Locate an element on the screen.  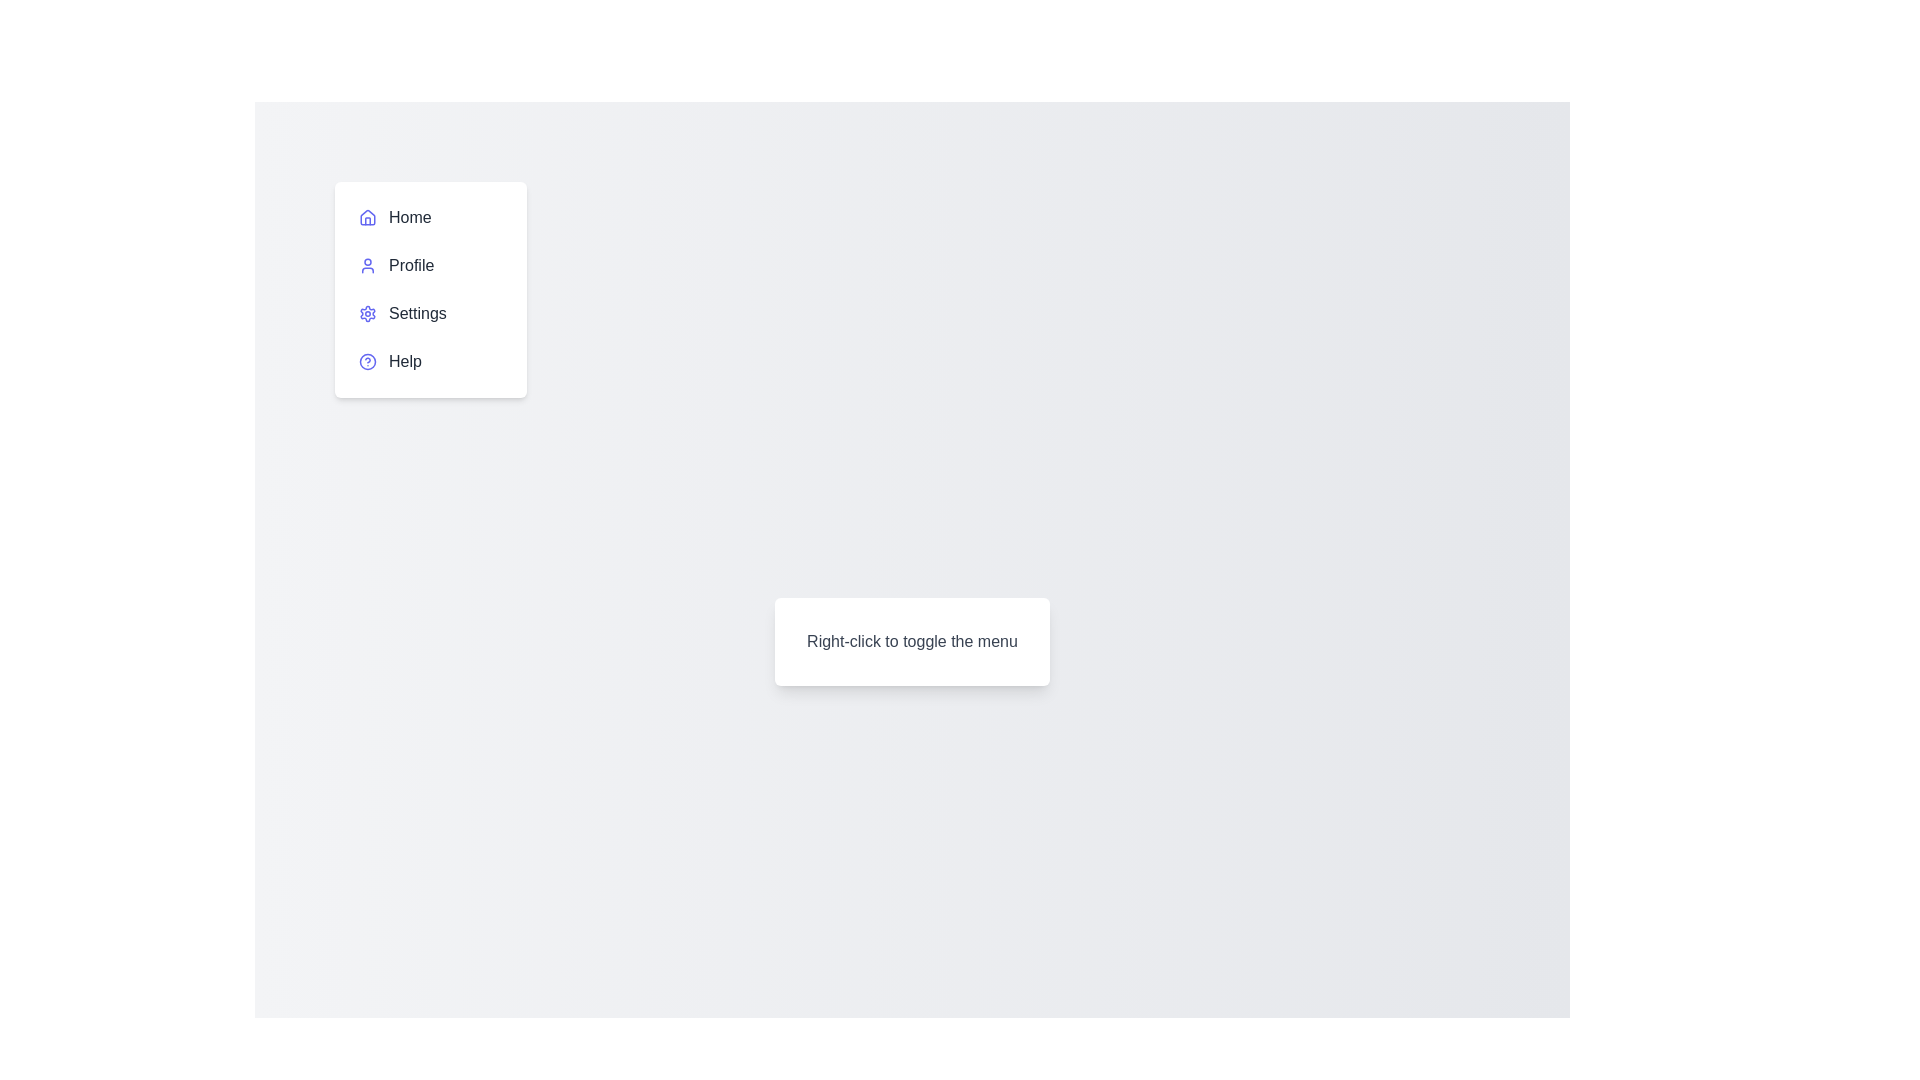
the menu item Help to highlight it is located at coordinates (430, 362).